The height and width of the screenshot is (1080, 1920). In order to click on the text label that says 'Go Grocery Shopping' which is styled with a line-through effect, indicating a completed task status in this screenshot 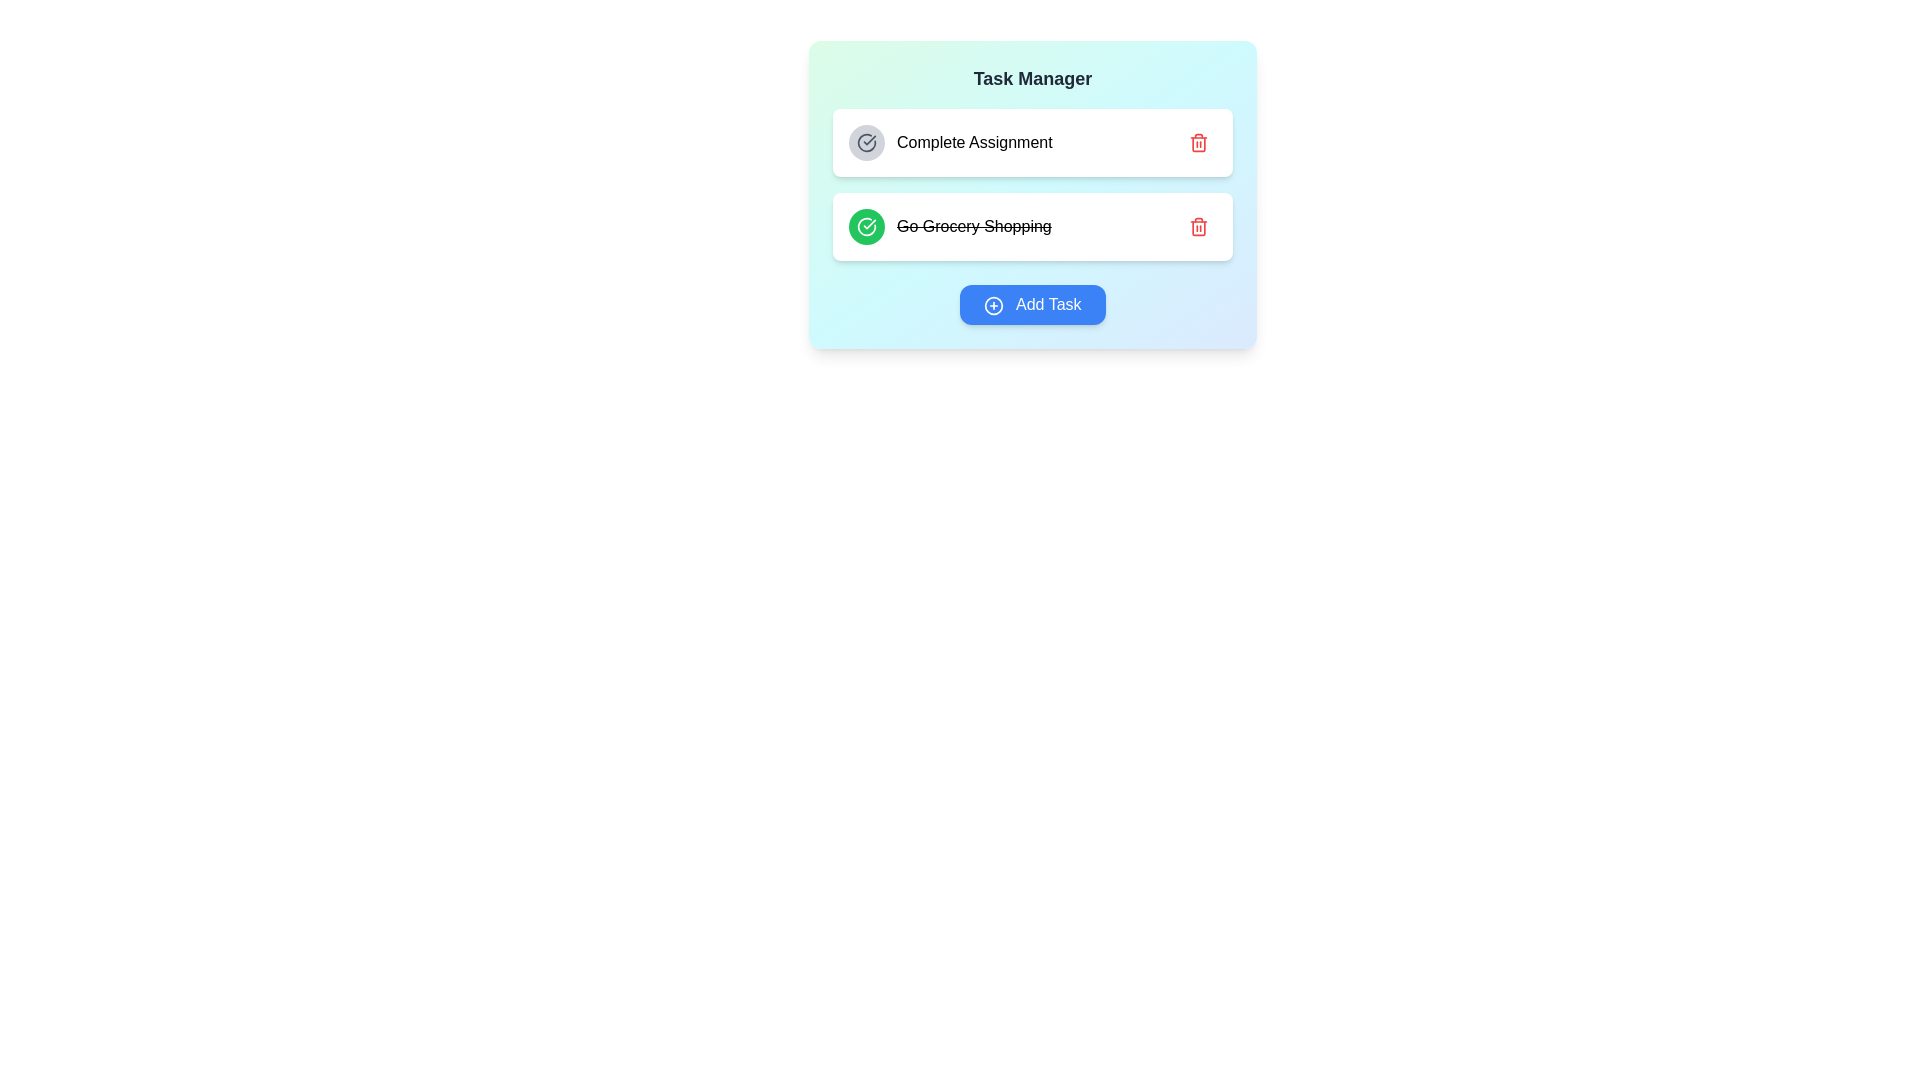, I will do `click(974, 226)`.